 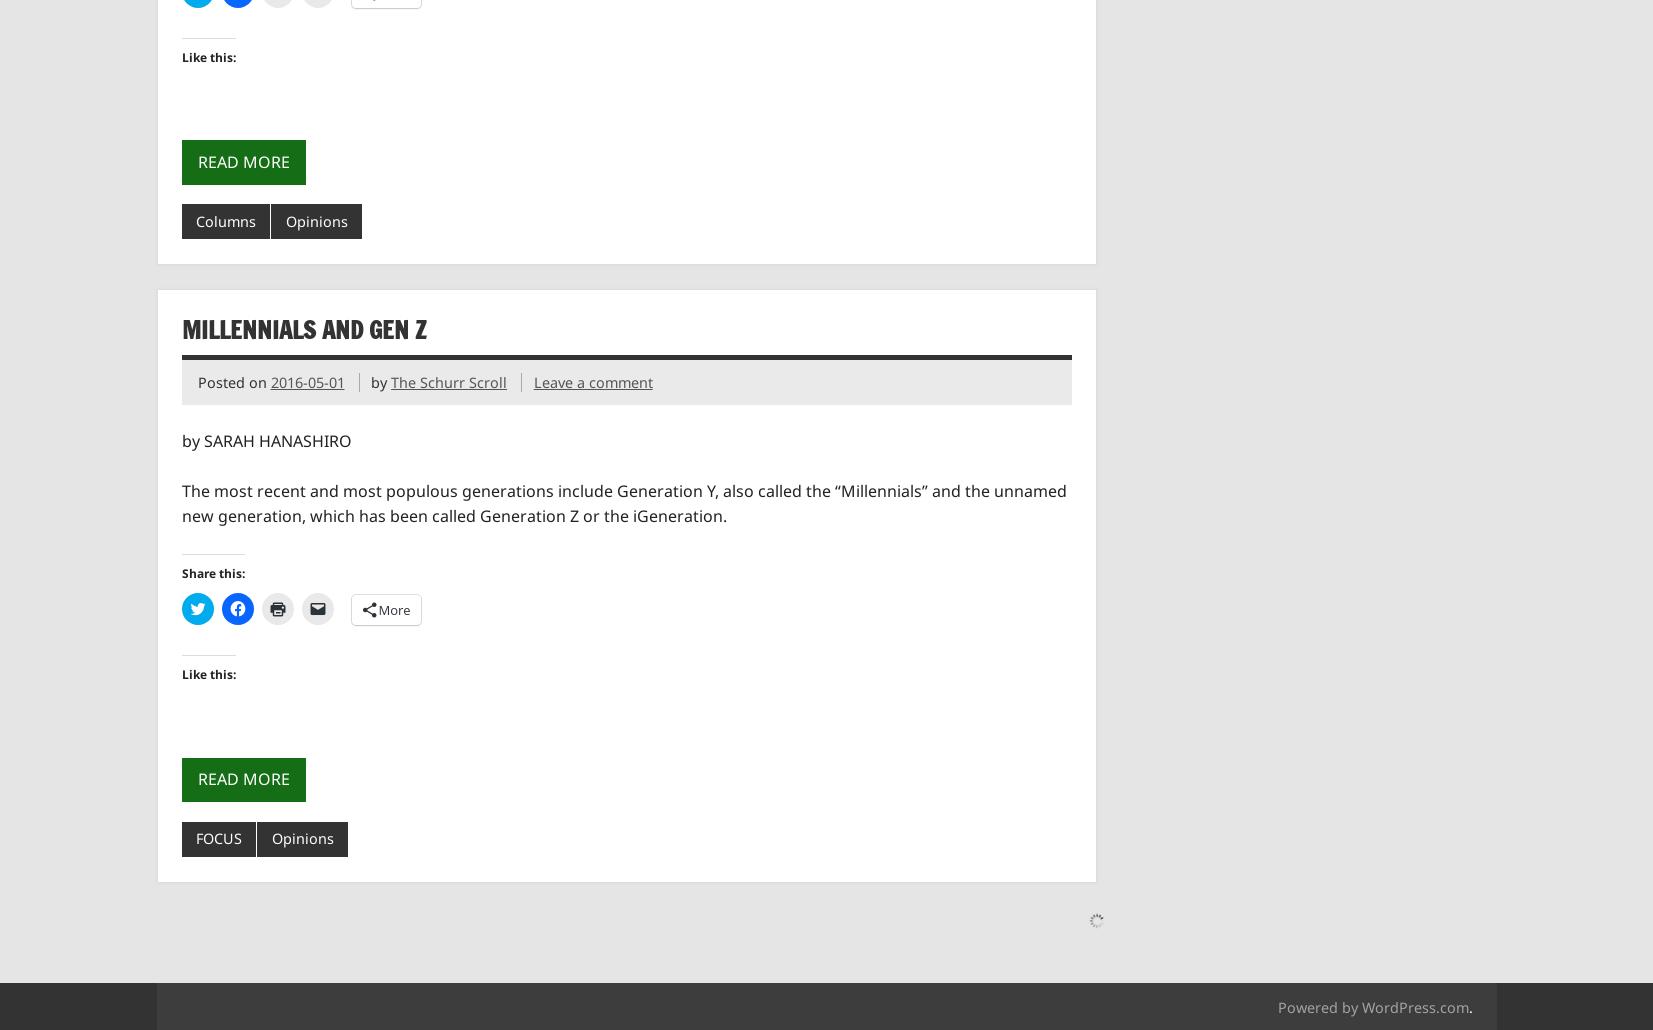 What do you see at coordinates (232, 381) in the screenshot?
I see `'Posted on'` at bounding box center [232, 381].